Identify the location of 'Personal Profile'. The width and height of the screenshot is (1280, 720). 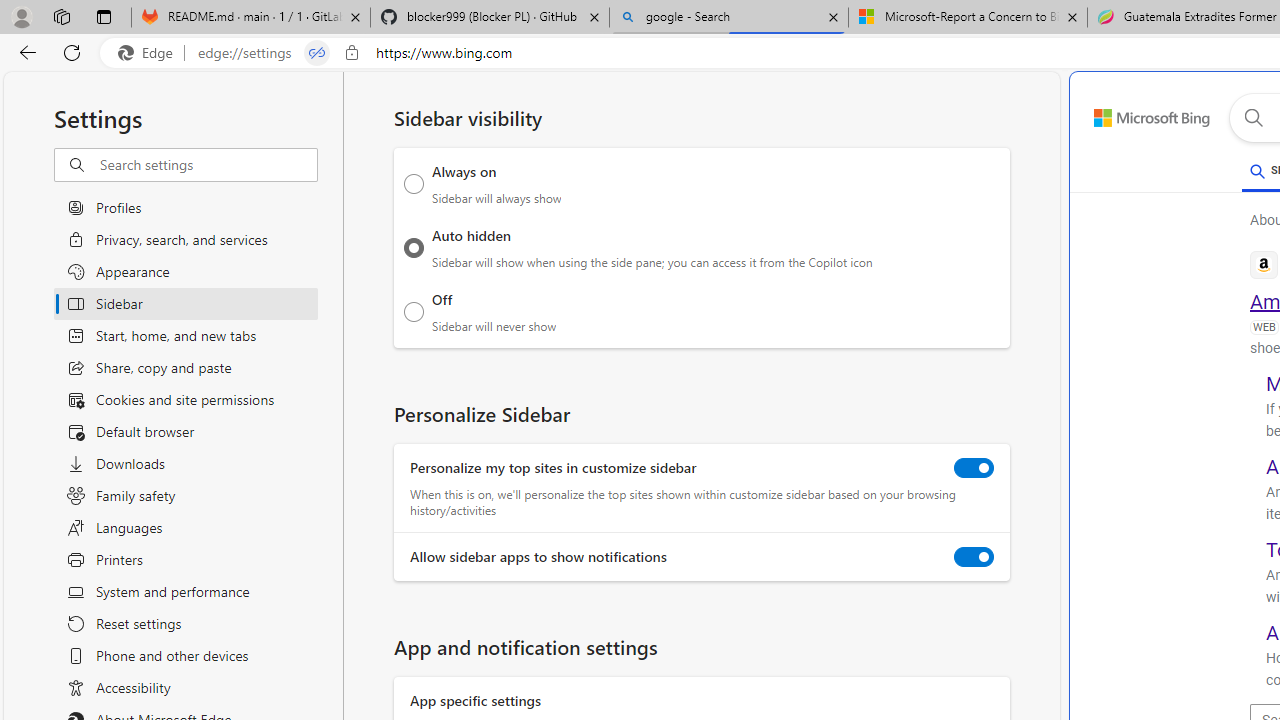
(21, 16).